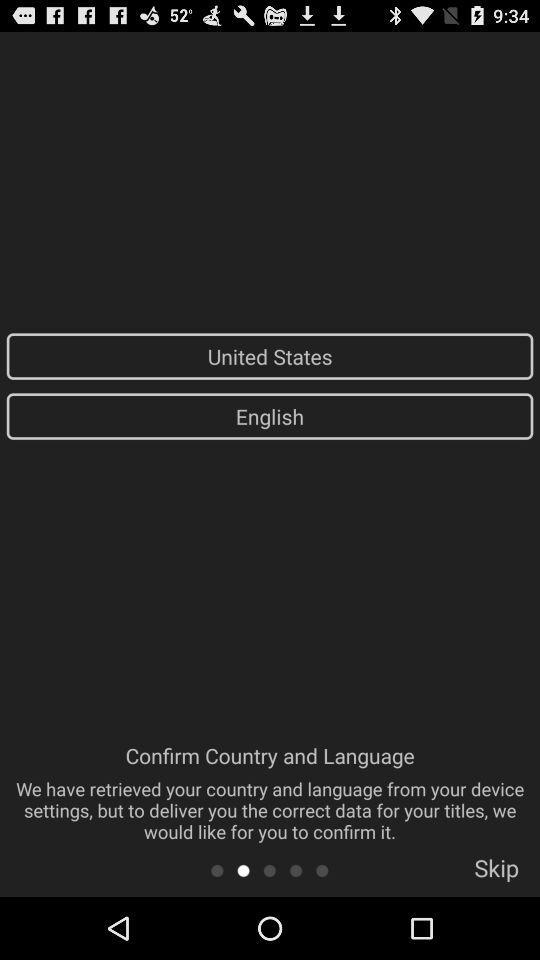 The image size is (540, 960). I want to click on item below the confirm country and item, so click(295, 869).